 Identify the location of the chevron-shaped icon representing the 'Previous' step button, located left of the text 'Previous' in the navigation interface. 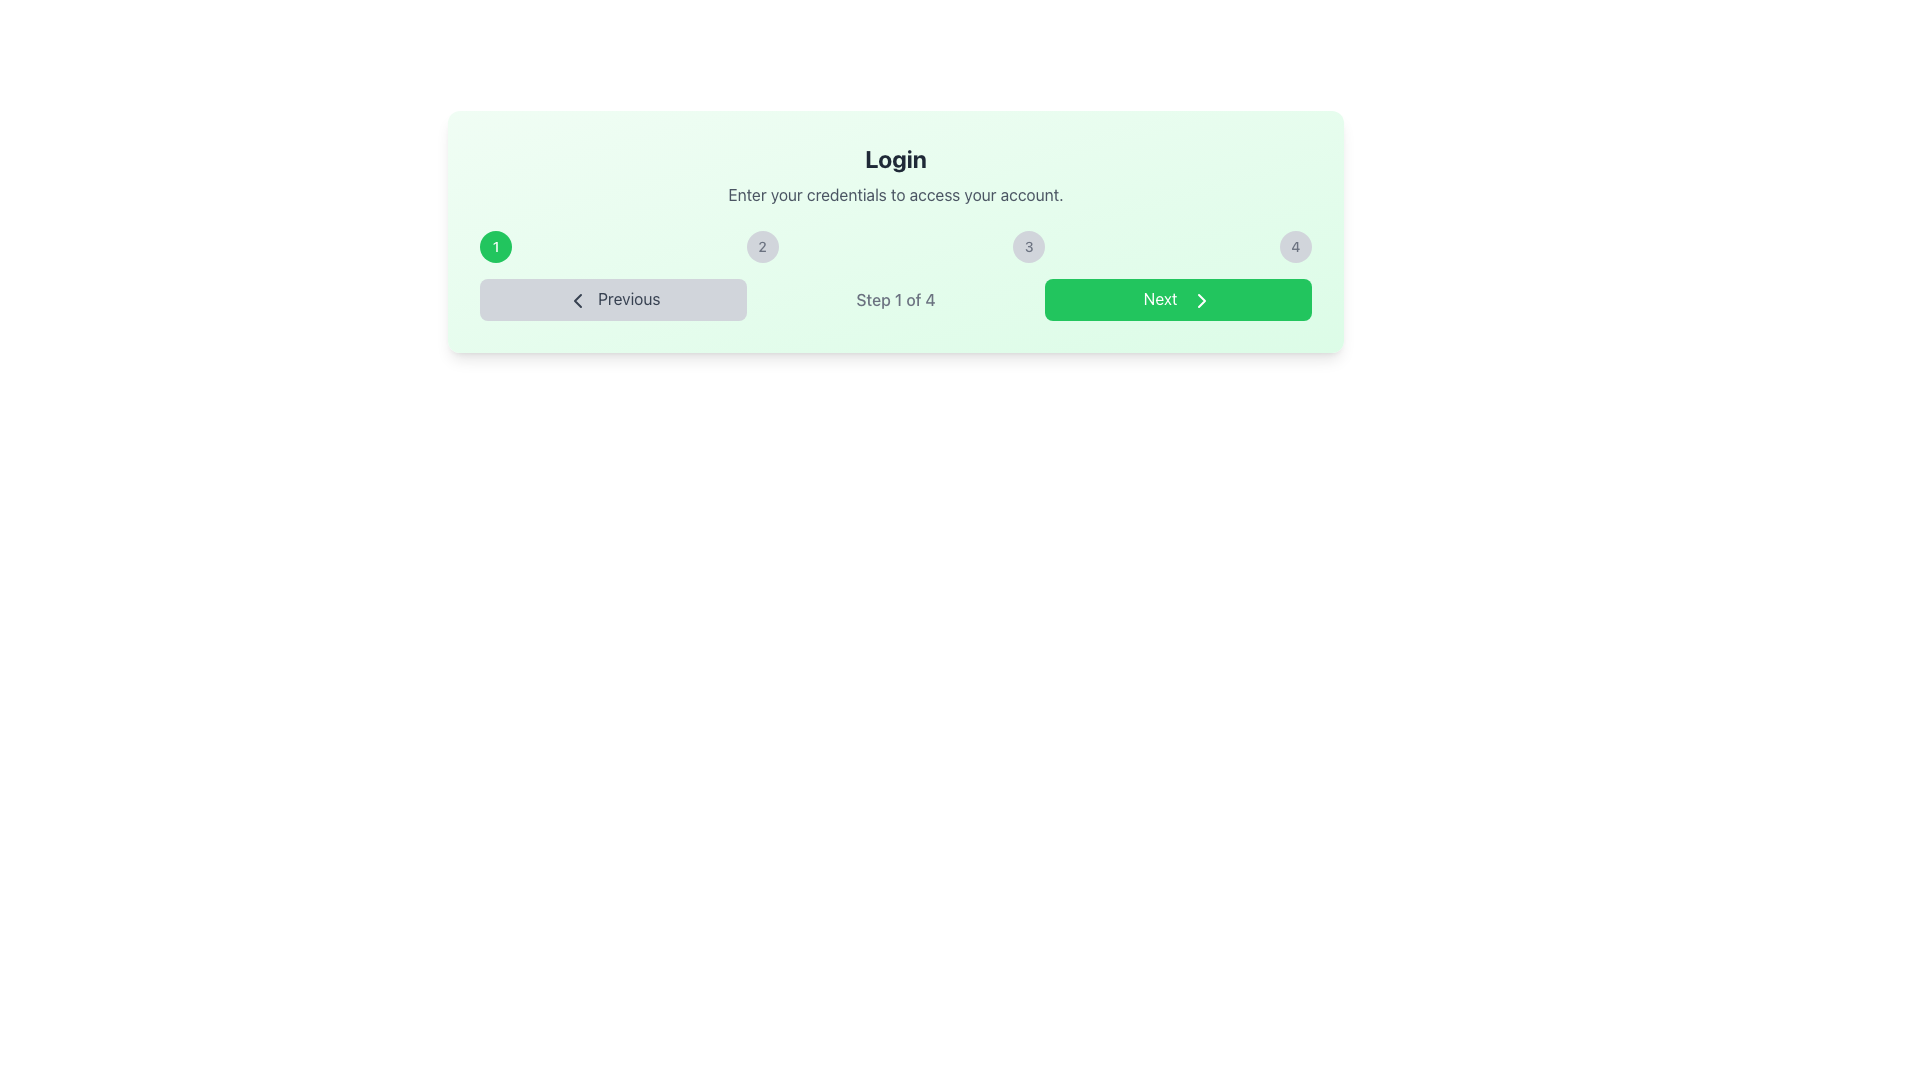
(577, 300).